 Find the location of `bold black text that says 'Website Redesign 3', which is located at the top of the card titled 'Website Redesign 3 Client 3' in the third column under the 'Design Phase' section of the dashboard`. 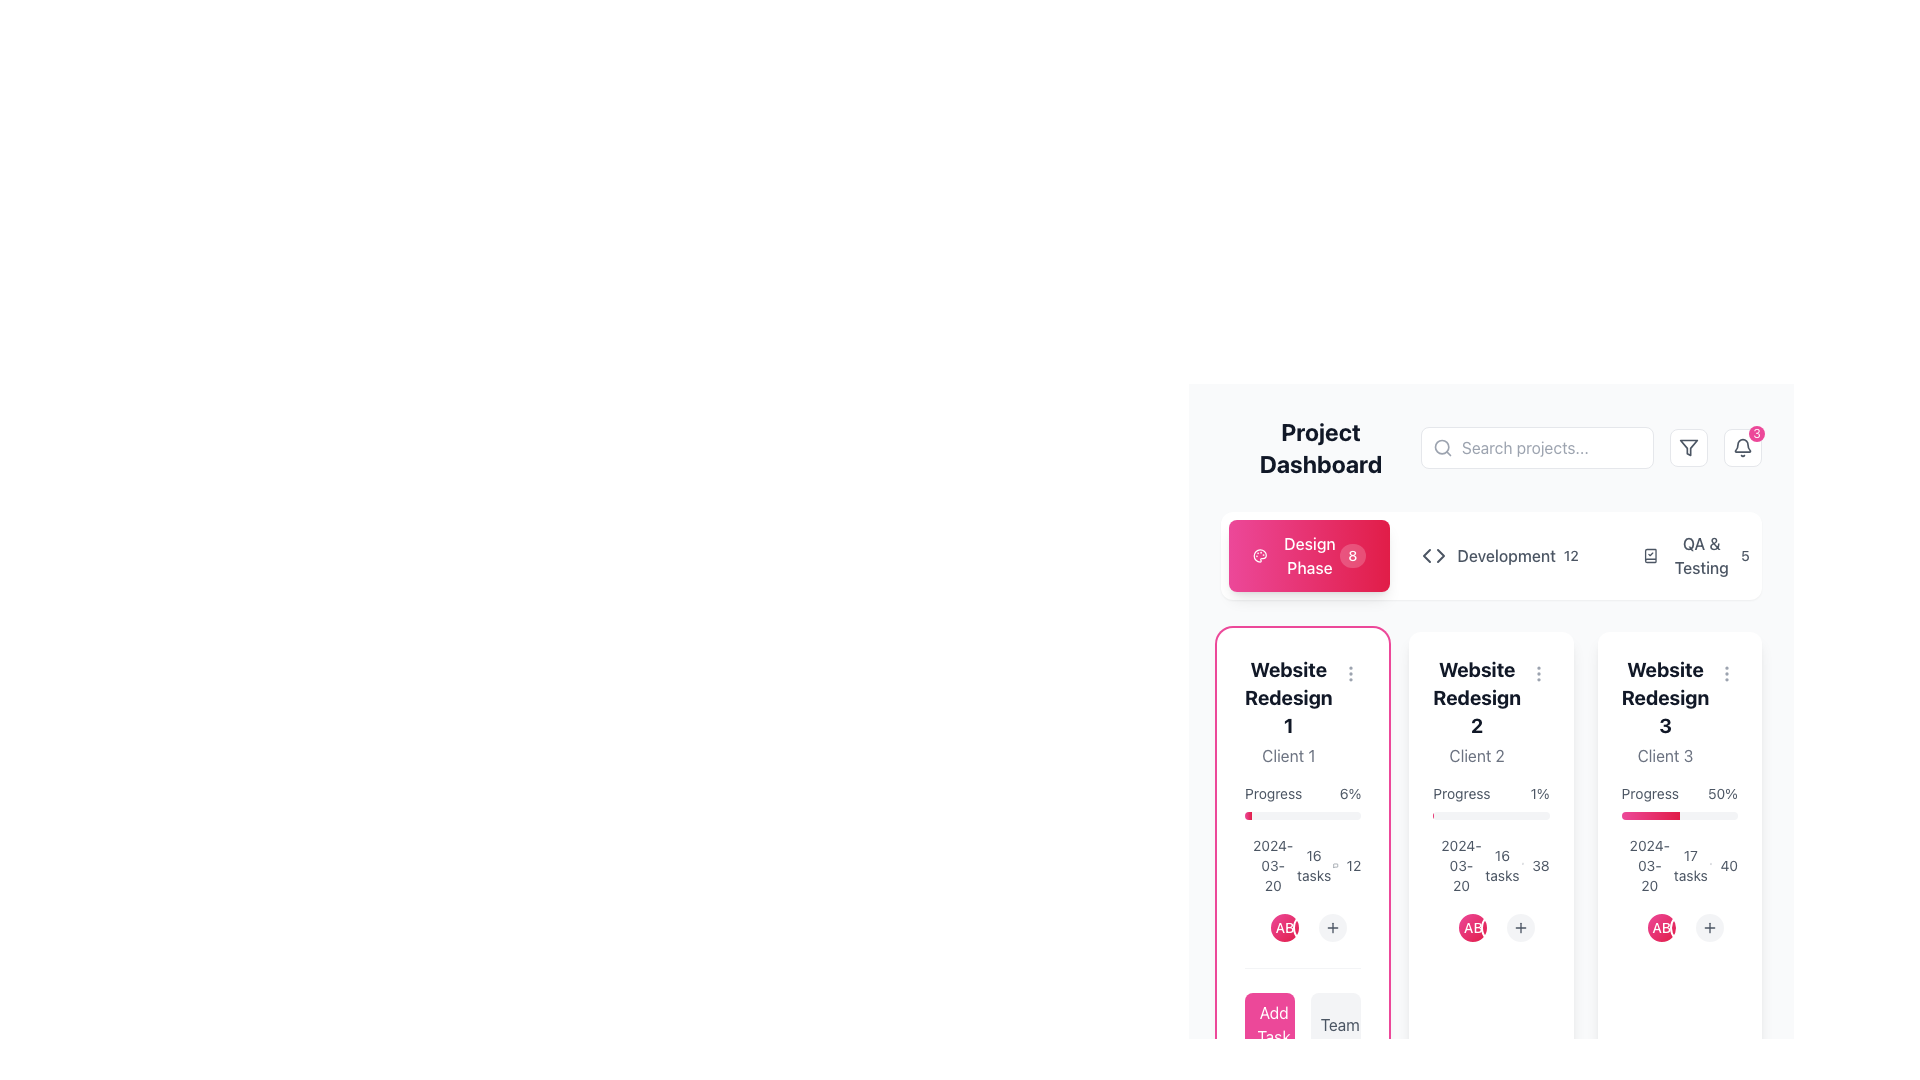

bold black text that says 'Website Redesign 3', which is located at the top of the card titled 'Website Redesign 3 Client 3' in the third column under the 'Design Phase' section of the dashboard is located at coordinates (1665, 697).